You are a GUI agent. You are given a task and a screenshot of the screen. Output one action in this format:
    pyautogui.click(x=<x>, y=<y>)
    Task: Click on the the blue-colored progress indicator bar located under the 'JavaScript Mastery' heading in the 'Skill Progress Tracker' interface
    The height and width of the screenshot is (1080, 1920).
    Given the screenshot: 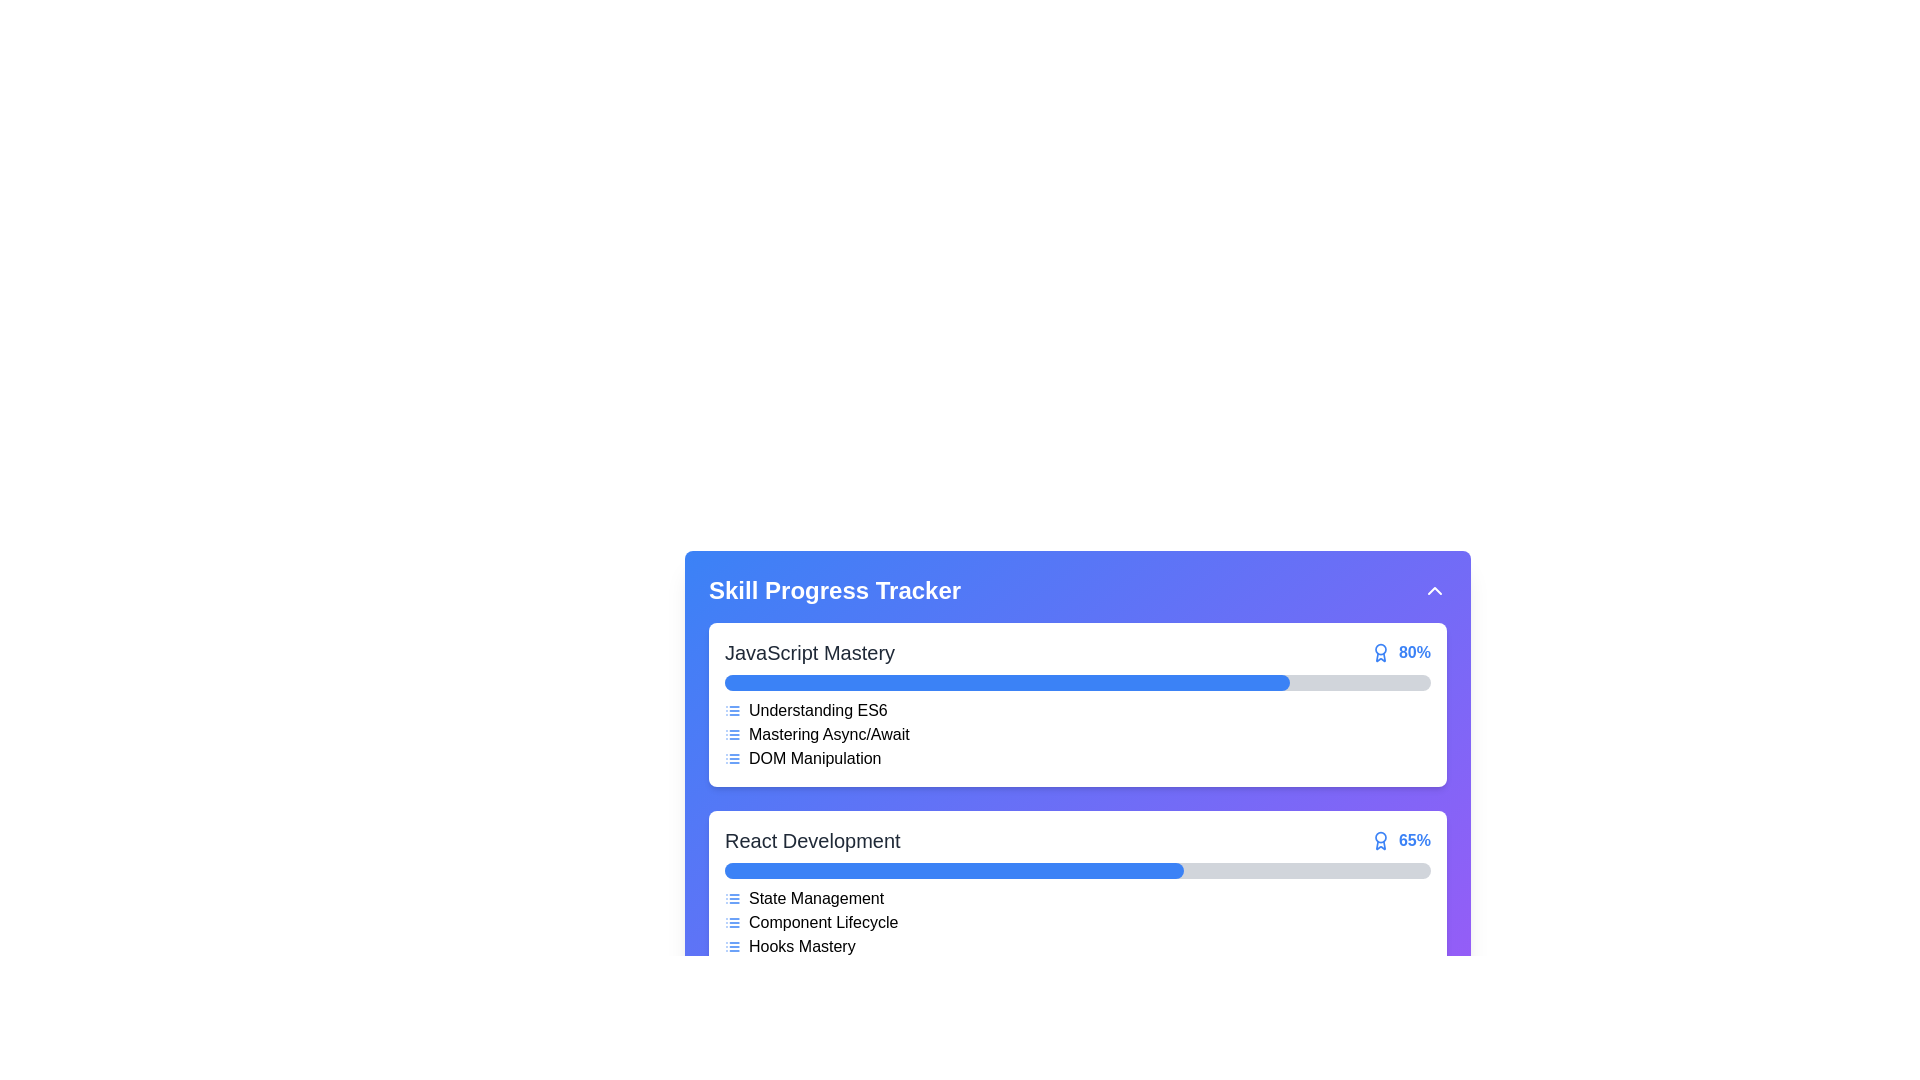 What is the action you would take?
    pyautogui.click(x=1007, y=681)
    